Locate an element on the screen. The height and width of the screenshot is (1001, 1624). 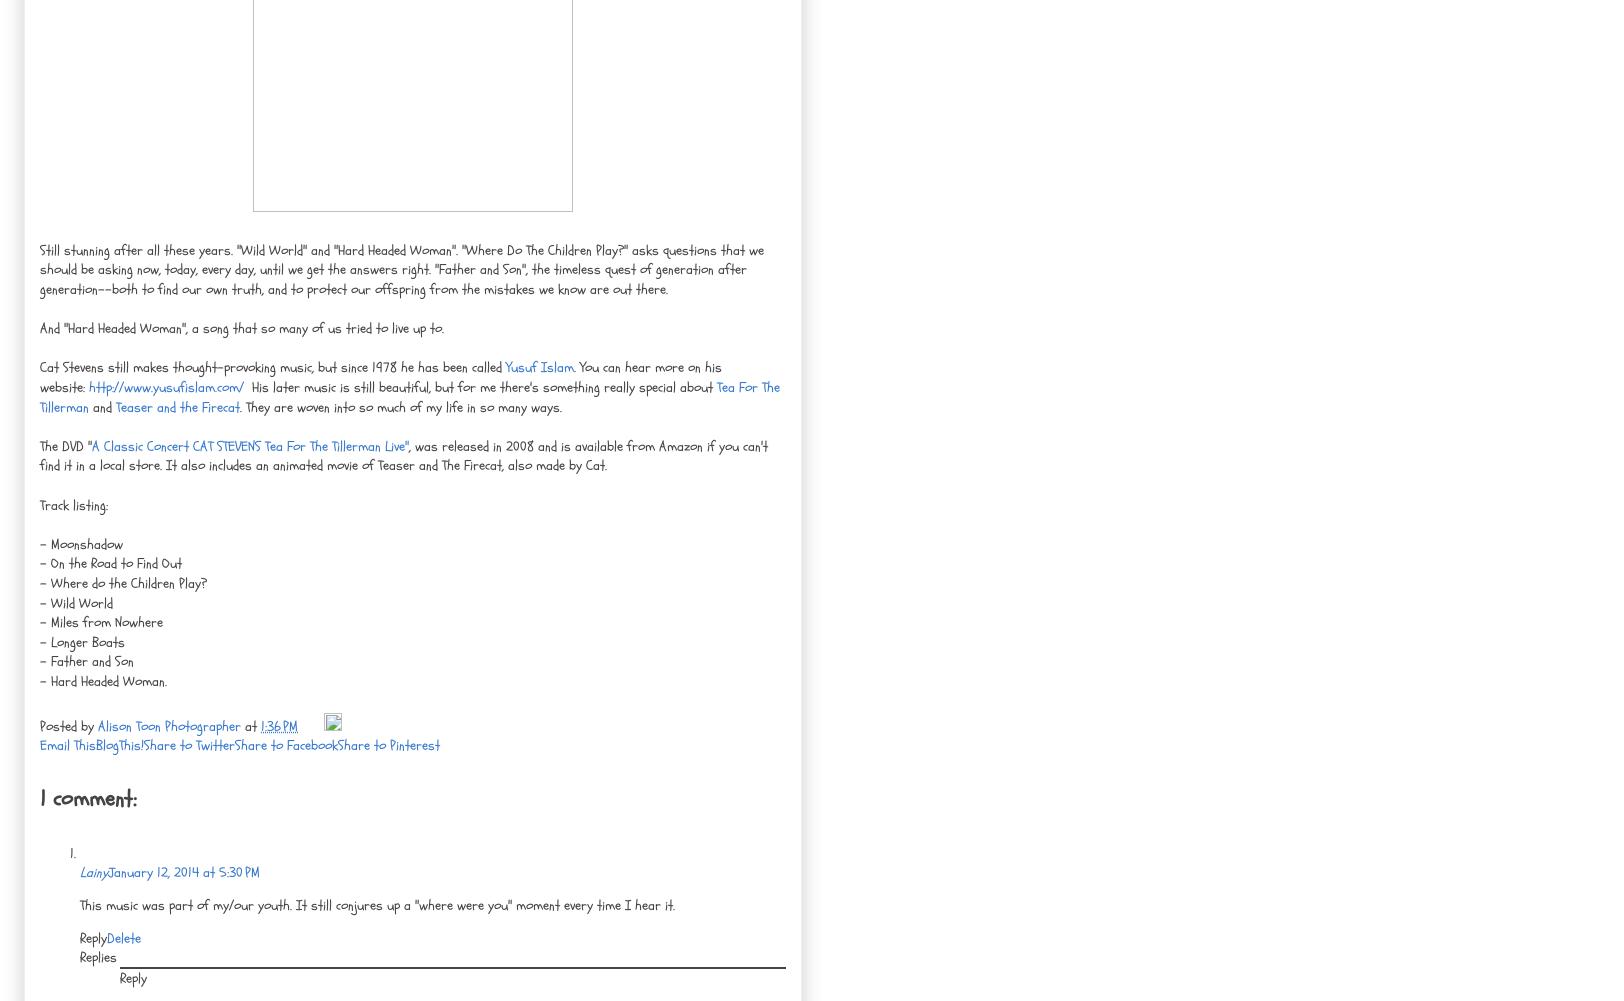
'- Father and Son' is located at coordinates (87, 660).